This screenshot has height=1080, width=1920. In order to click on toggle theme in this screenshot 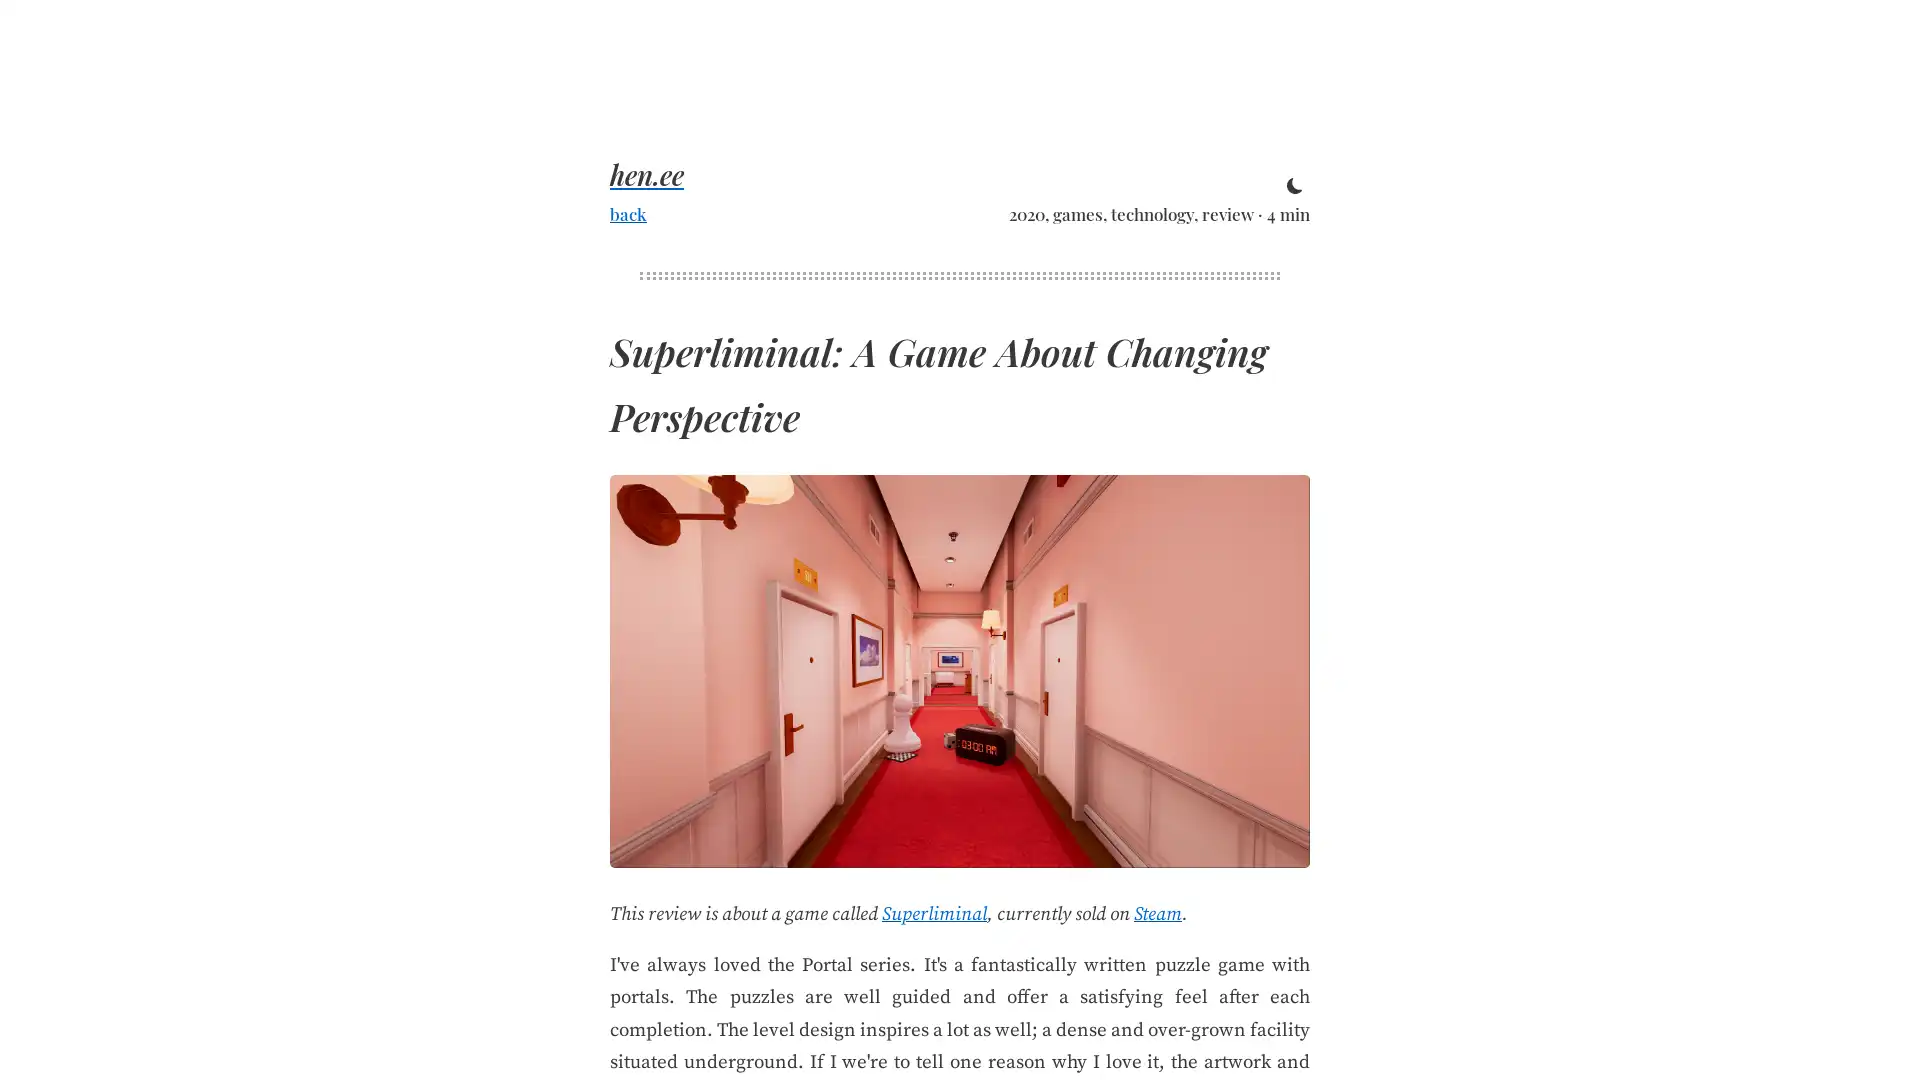, I will do `click(1295, 186)`.